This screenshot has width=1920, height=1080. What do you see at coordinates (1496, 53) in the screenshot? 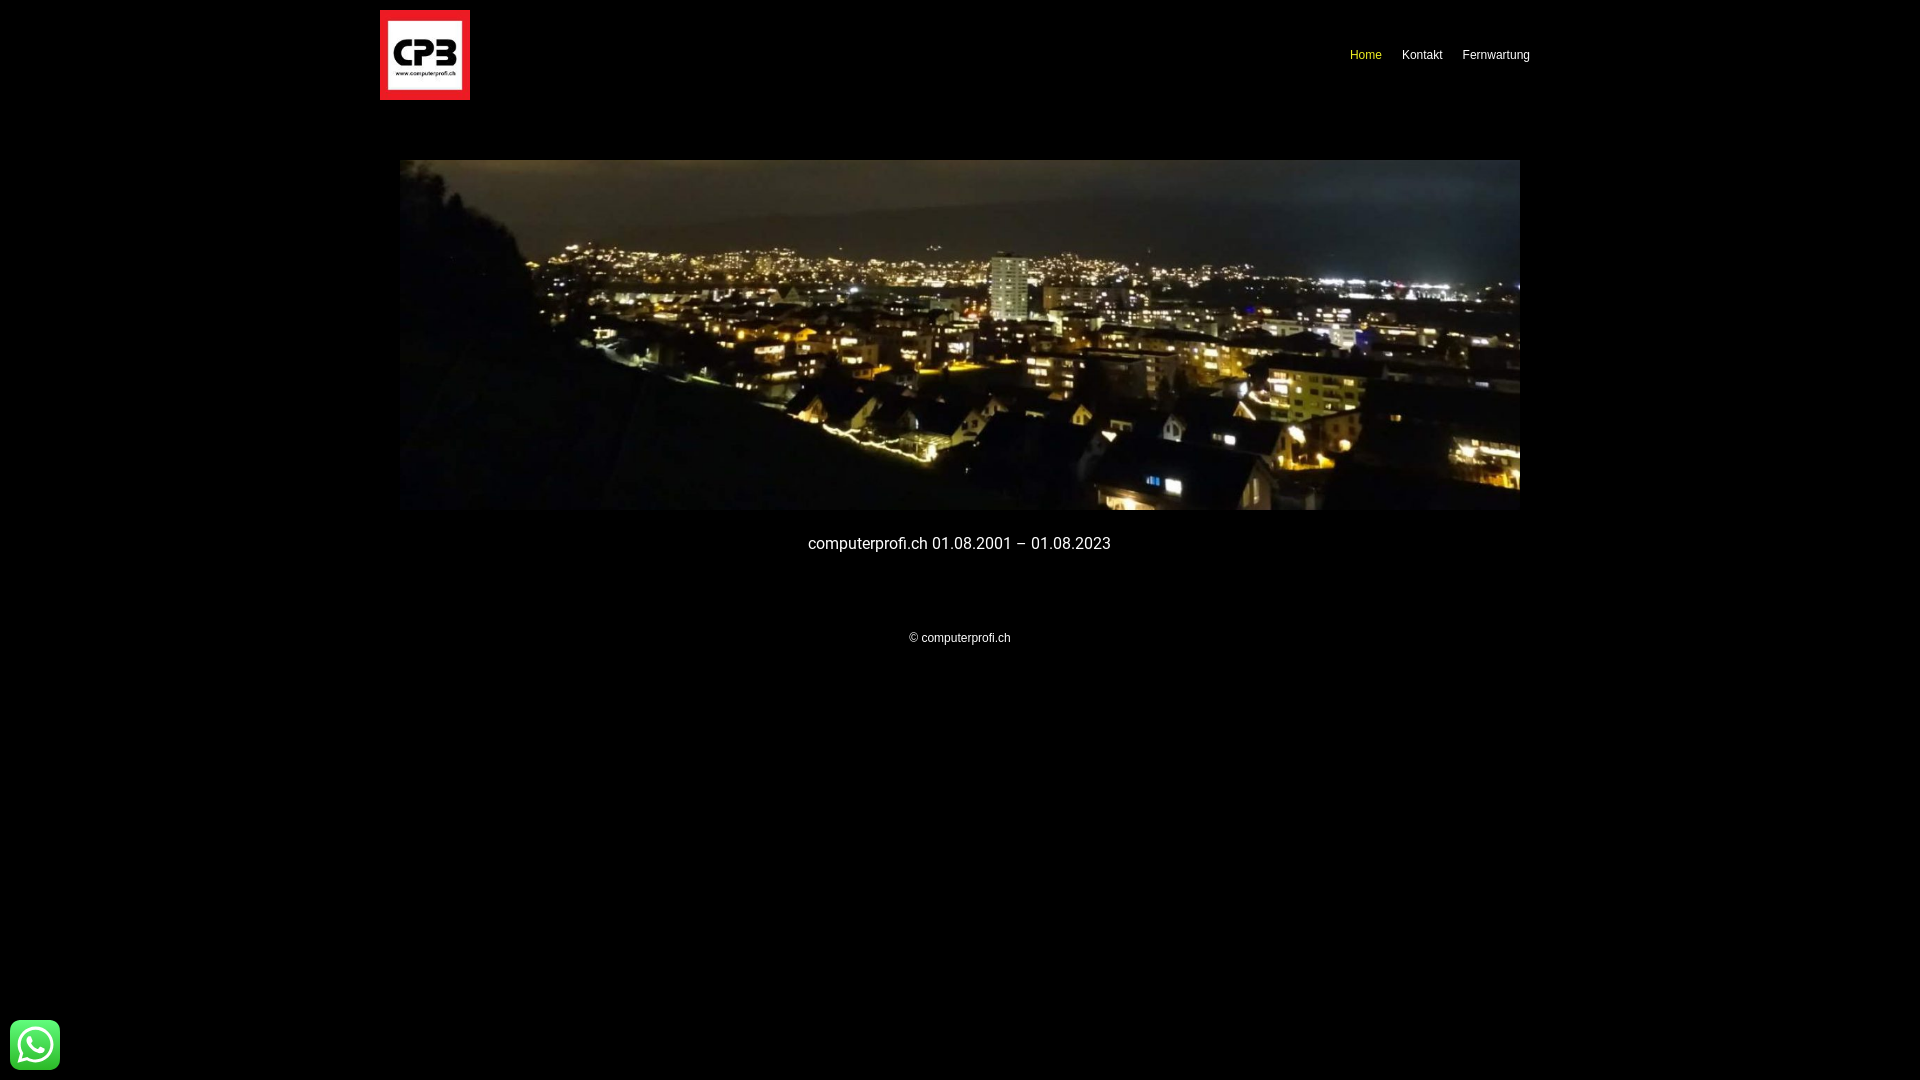
I see `'Fernwartung'` at bounding box center [1496, 53].